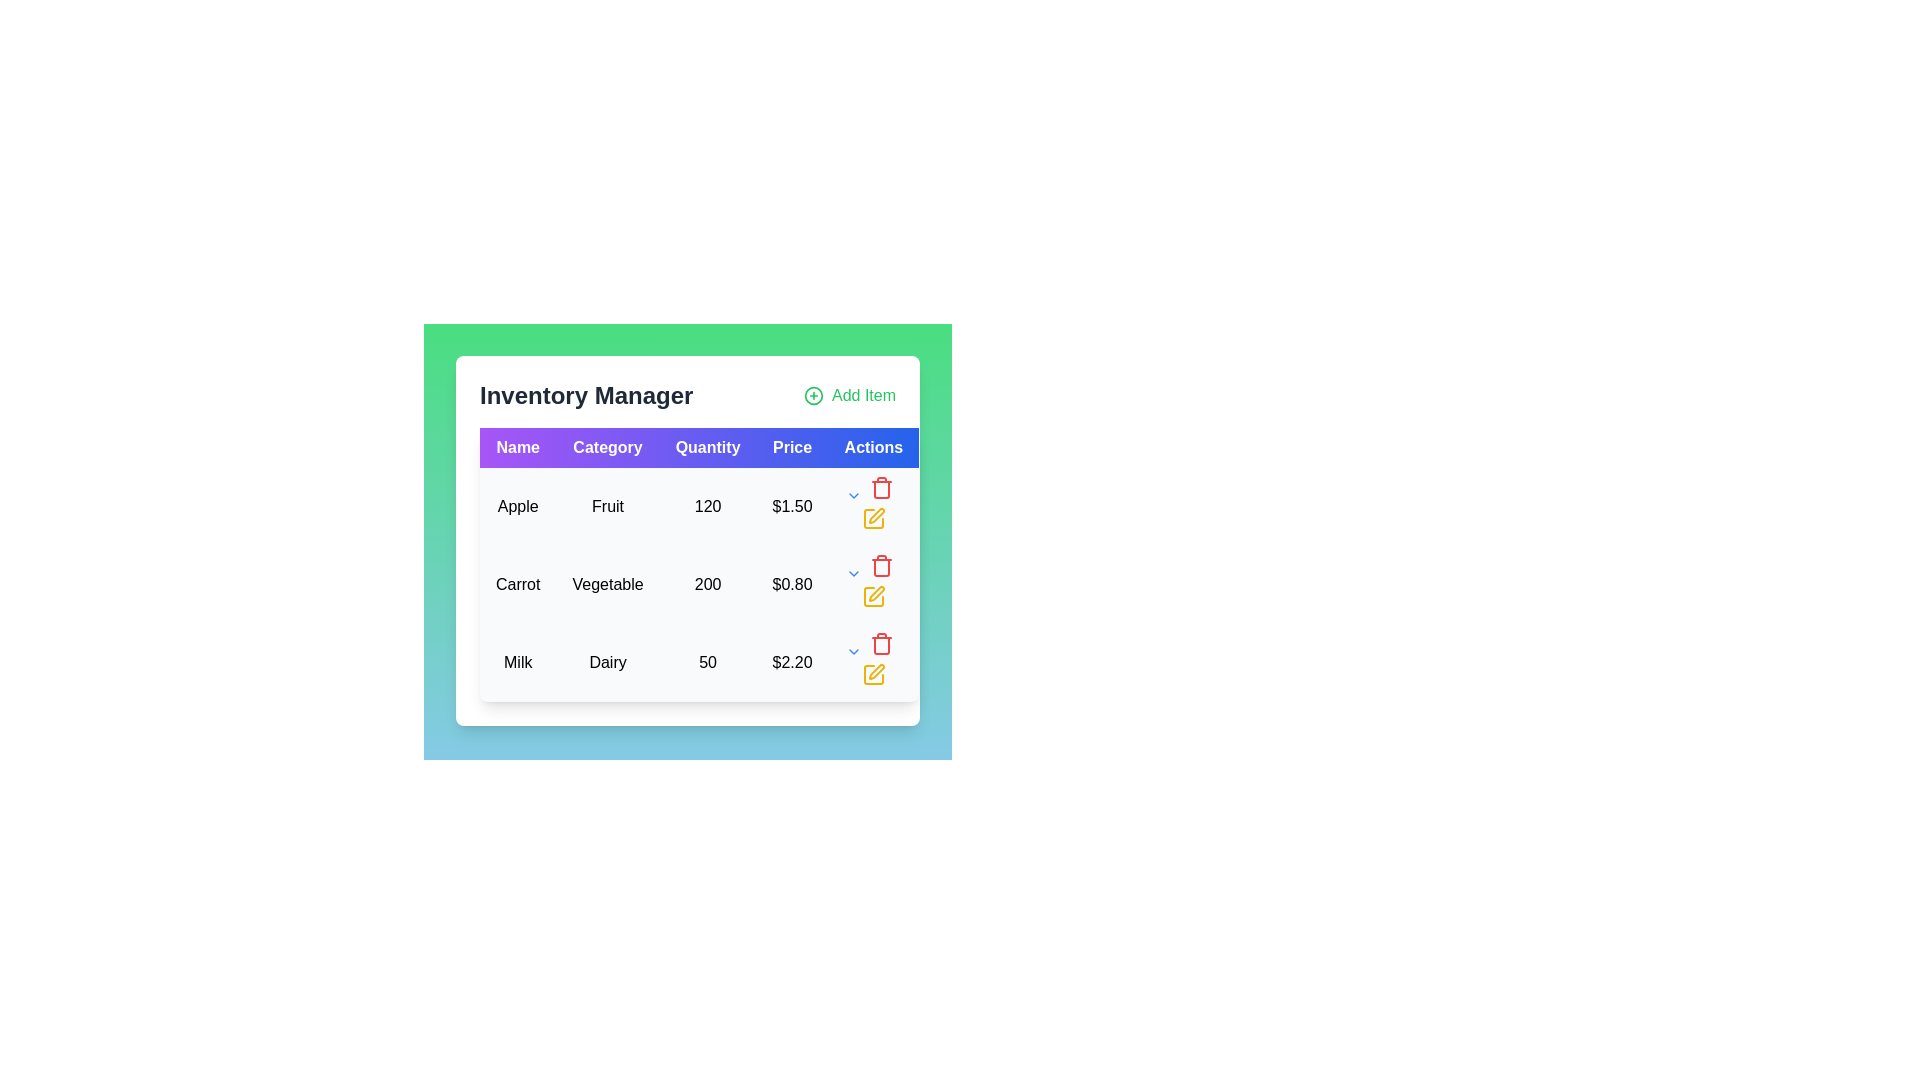 The height and width of the screenshot is (1080, 1920). I want to click on the text label displaying the number '120' in black font, located in the 'Quantity' column of the 'Apple' item row in the Inventory Manager data table, so click(708, 505).